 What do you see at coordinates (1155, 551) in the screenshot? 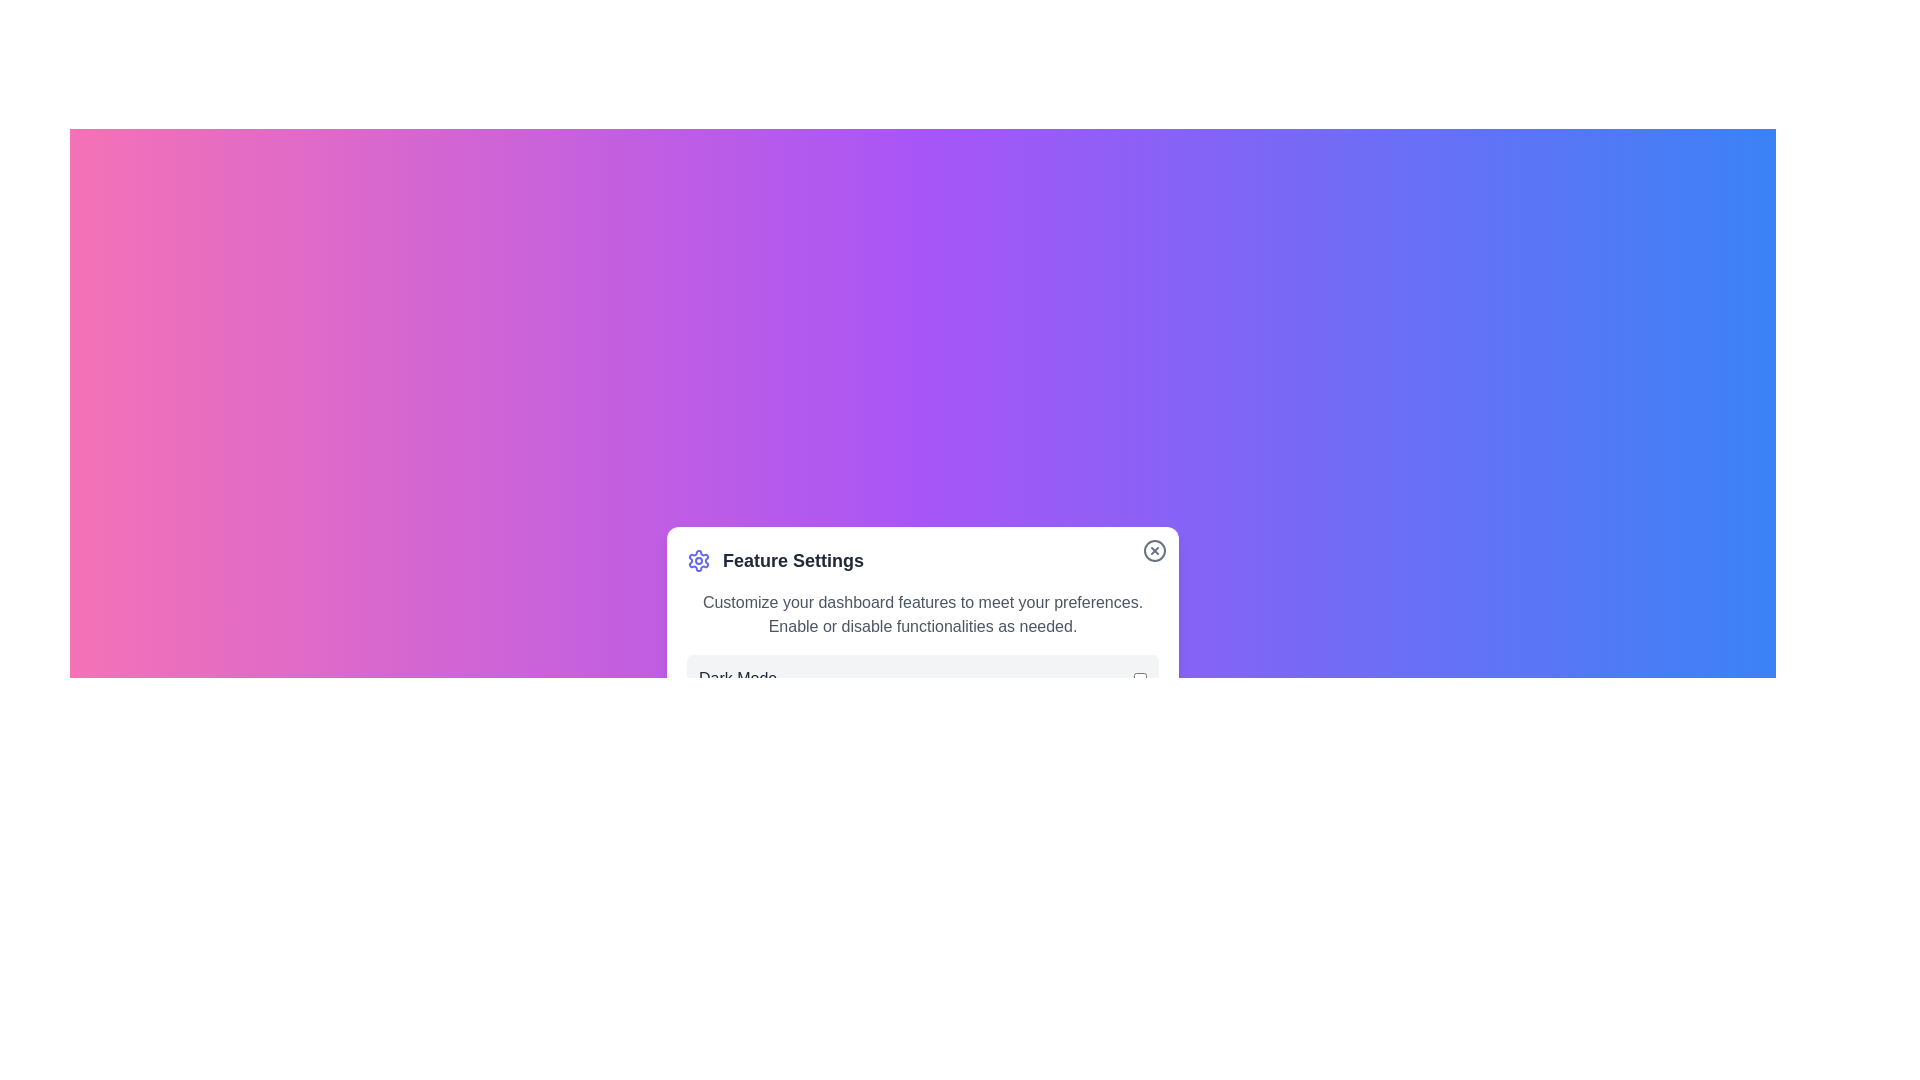
I see `the circular icon button with an 'X' symbol, located at the top-right corner of the feature settings card, to change its appearance` at bounding box center [1155, 551].